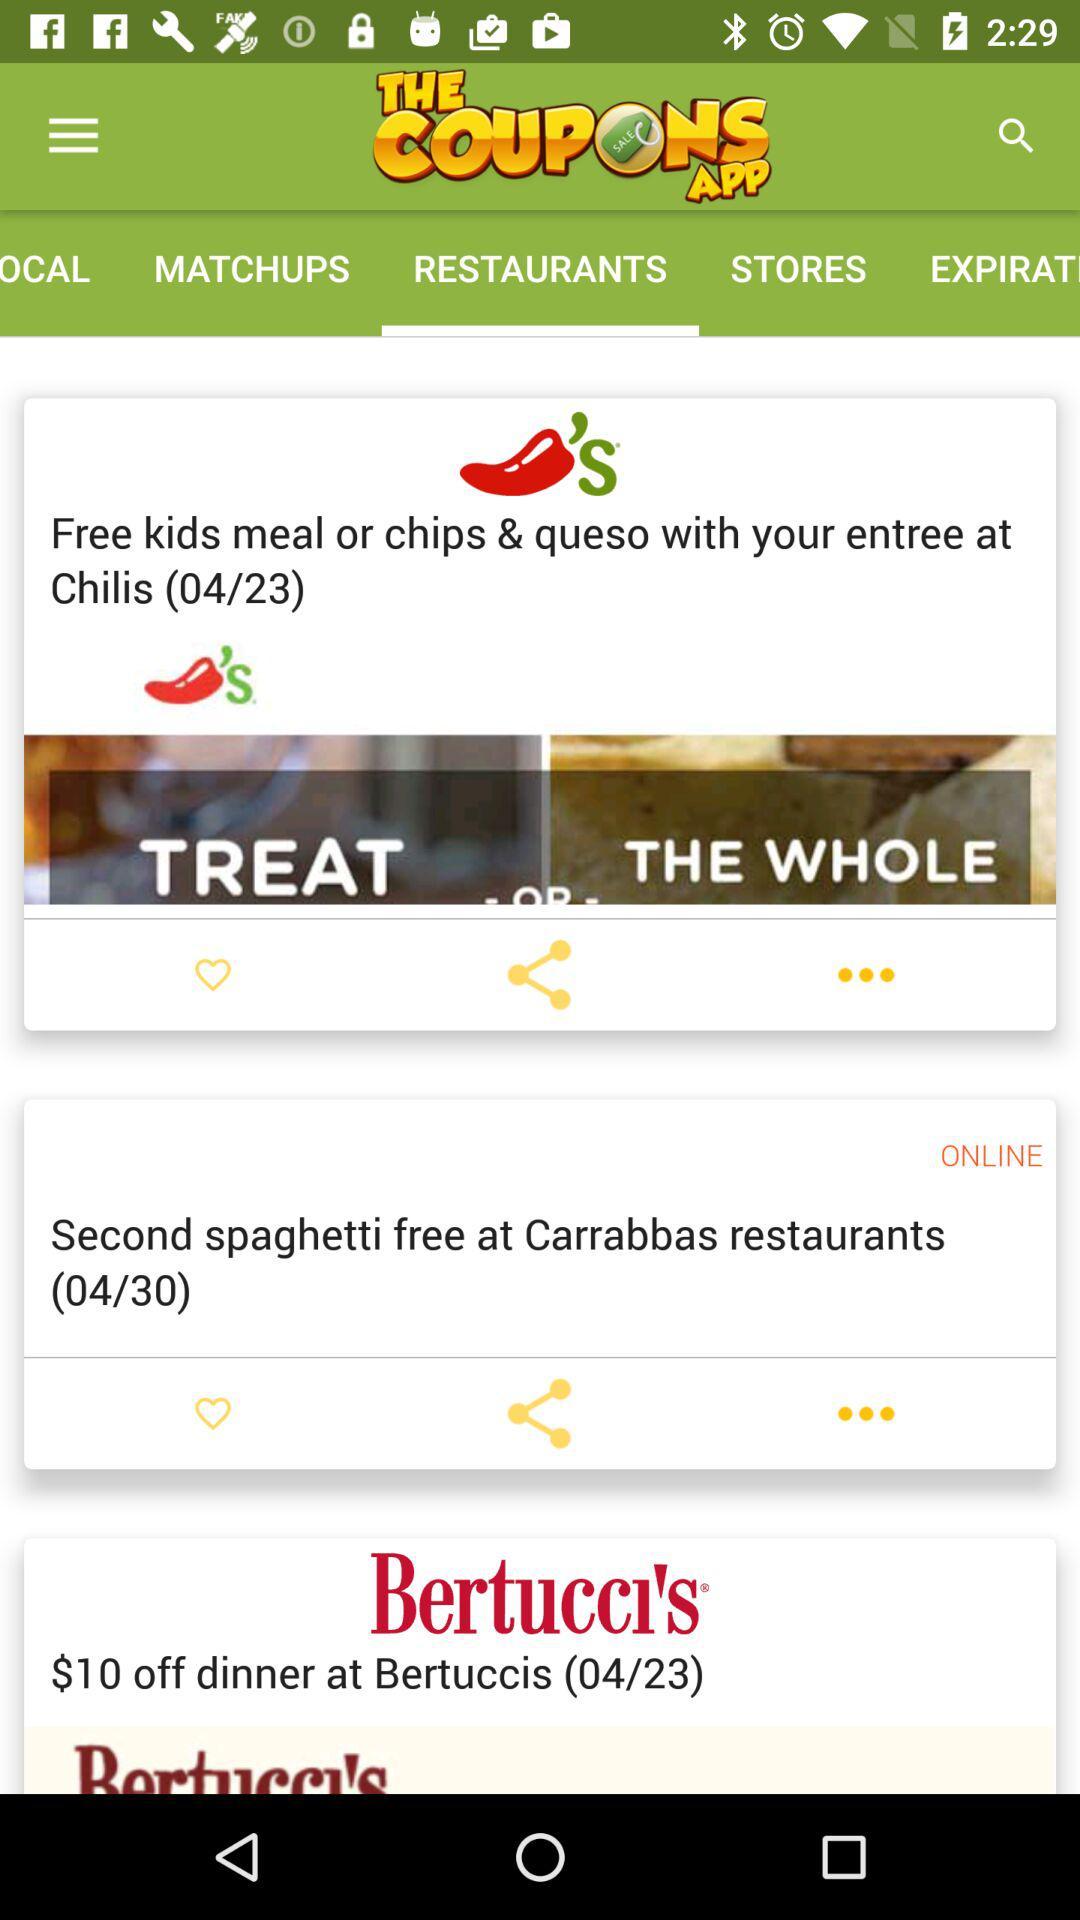  I want to click on see options and details for coupon, so click(865, 974).